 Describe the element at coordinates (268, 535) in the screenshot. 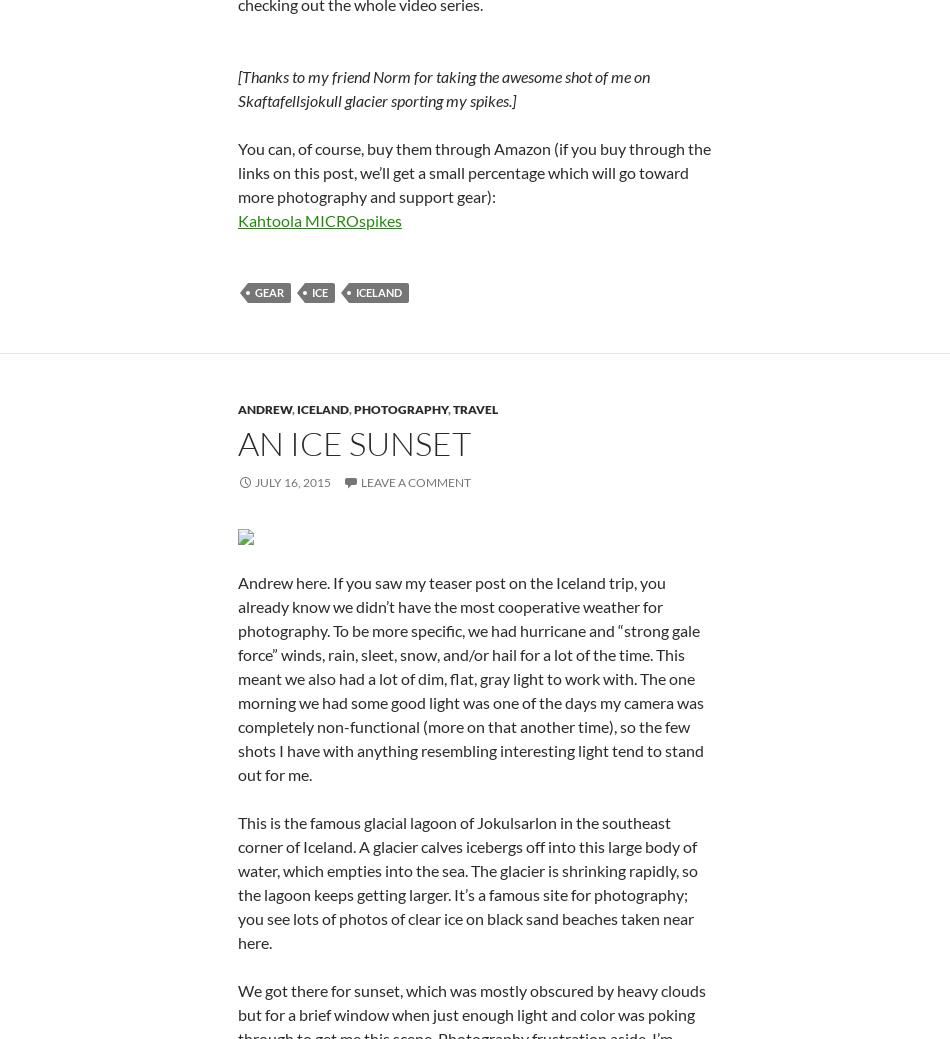

I see `'gear'` at that location.